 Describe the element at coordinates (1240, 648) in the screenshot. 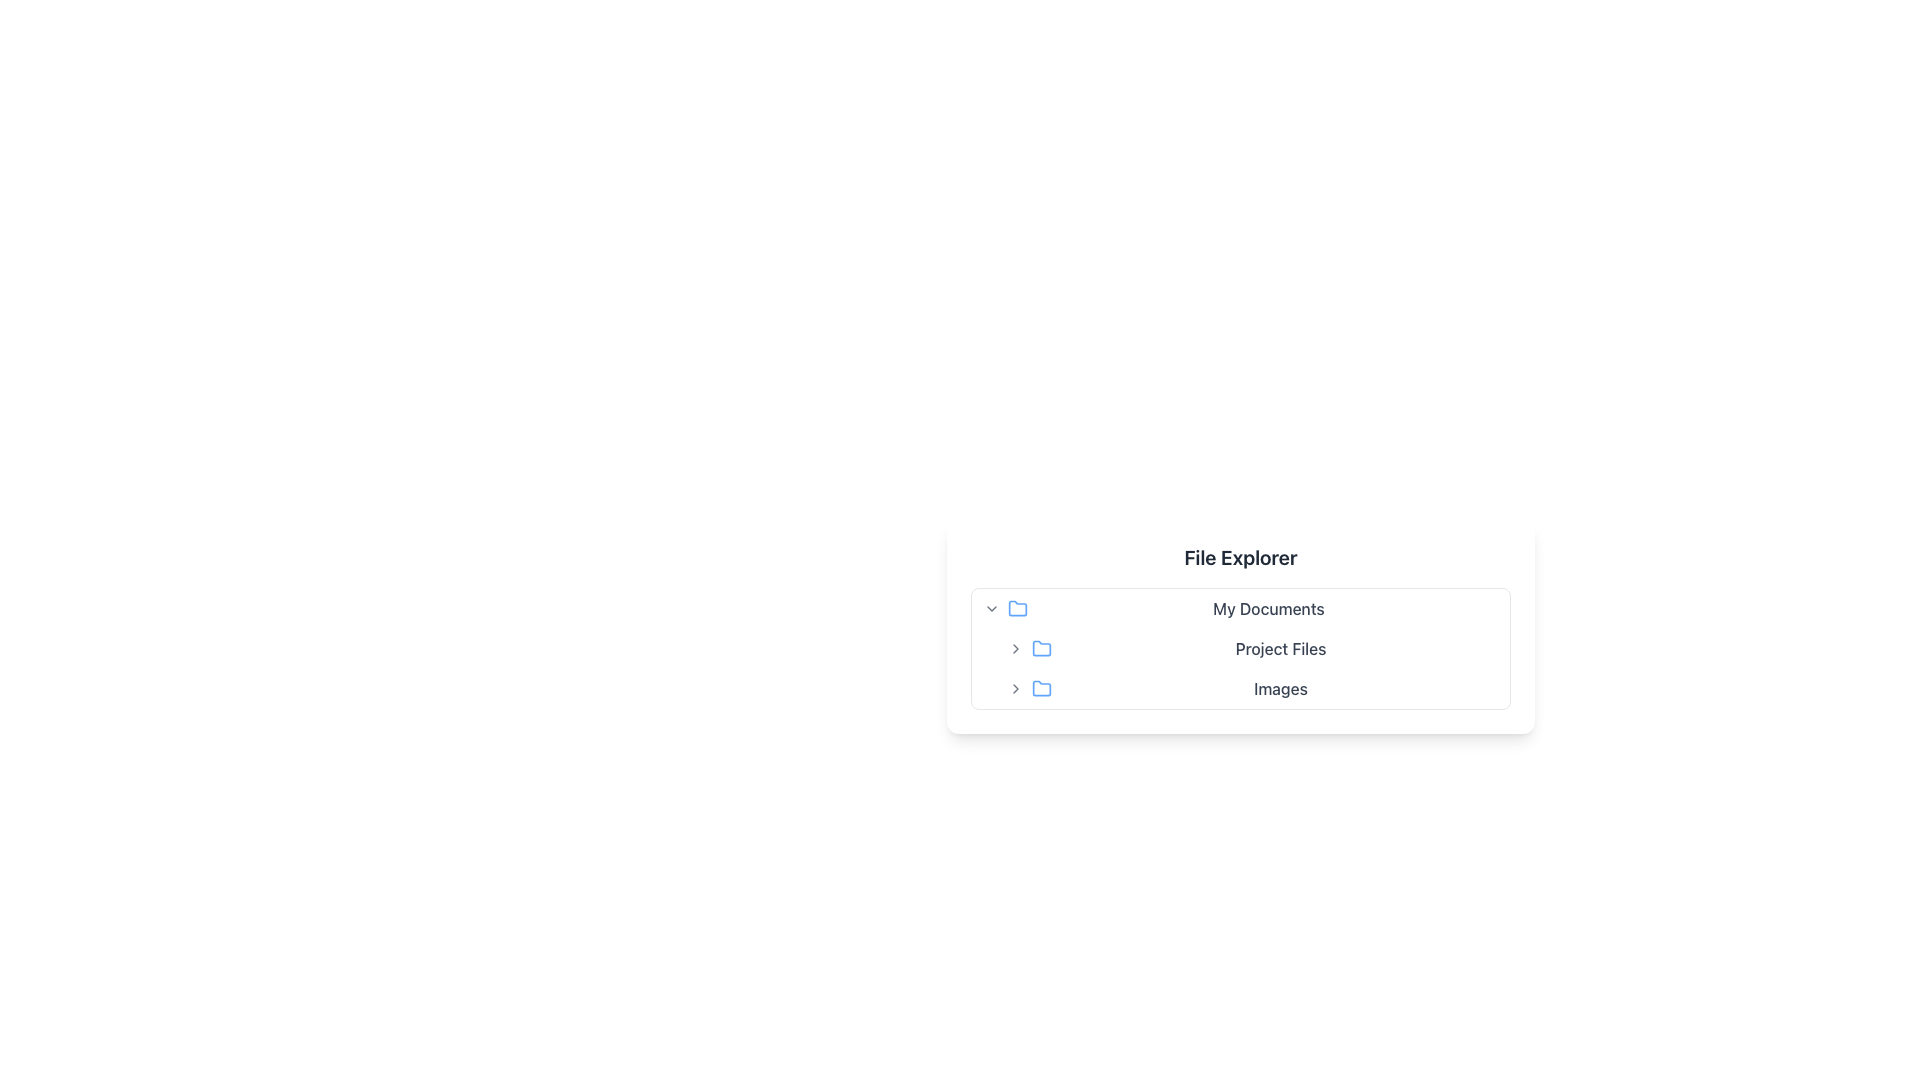

I see `the folder element in the file explorer, which is the second row item located between 'My Documents' and 'Images'` at that location.